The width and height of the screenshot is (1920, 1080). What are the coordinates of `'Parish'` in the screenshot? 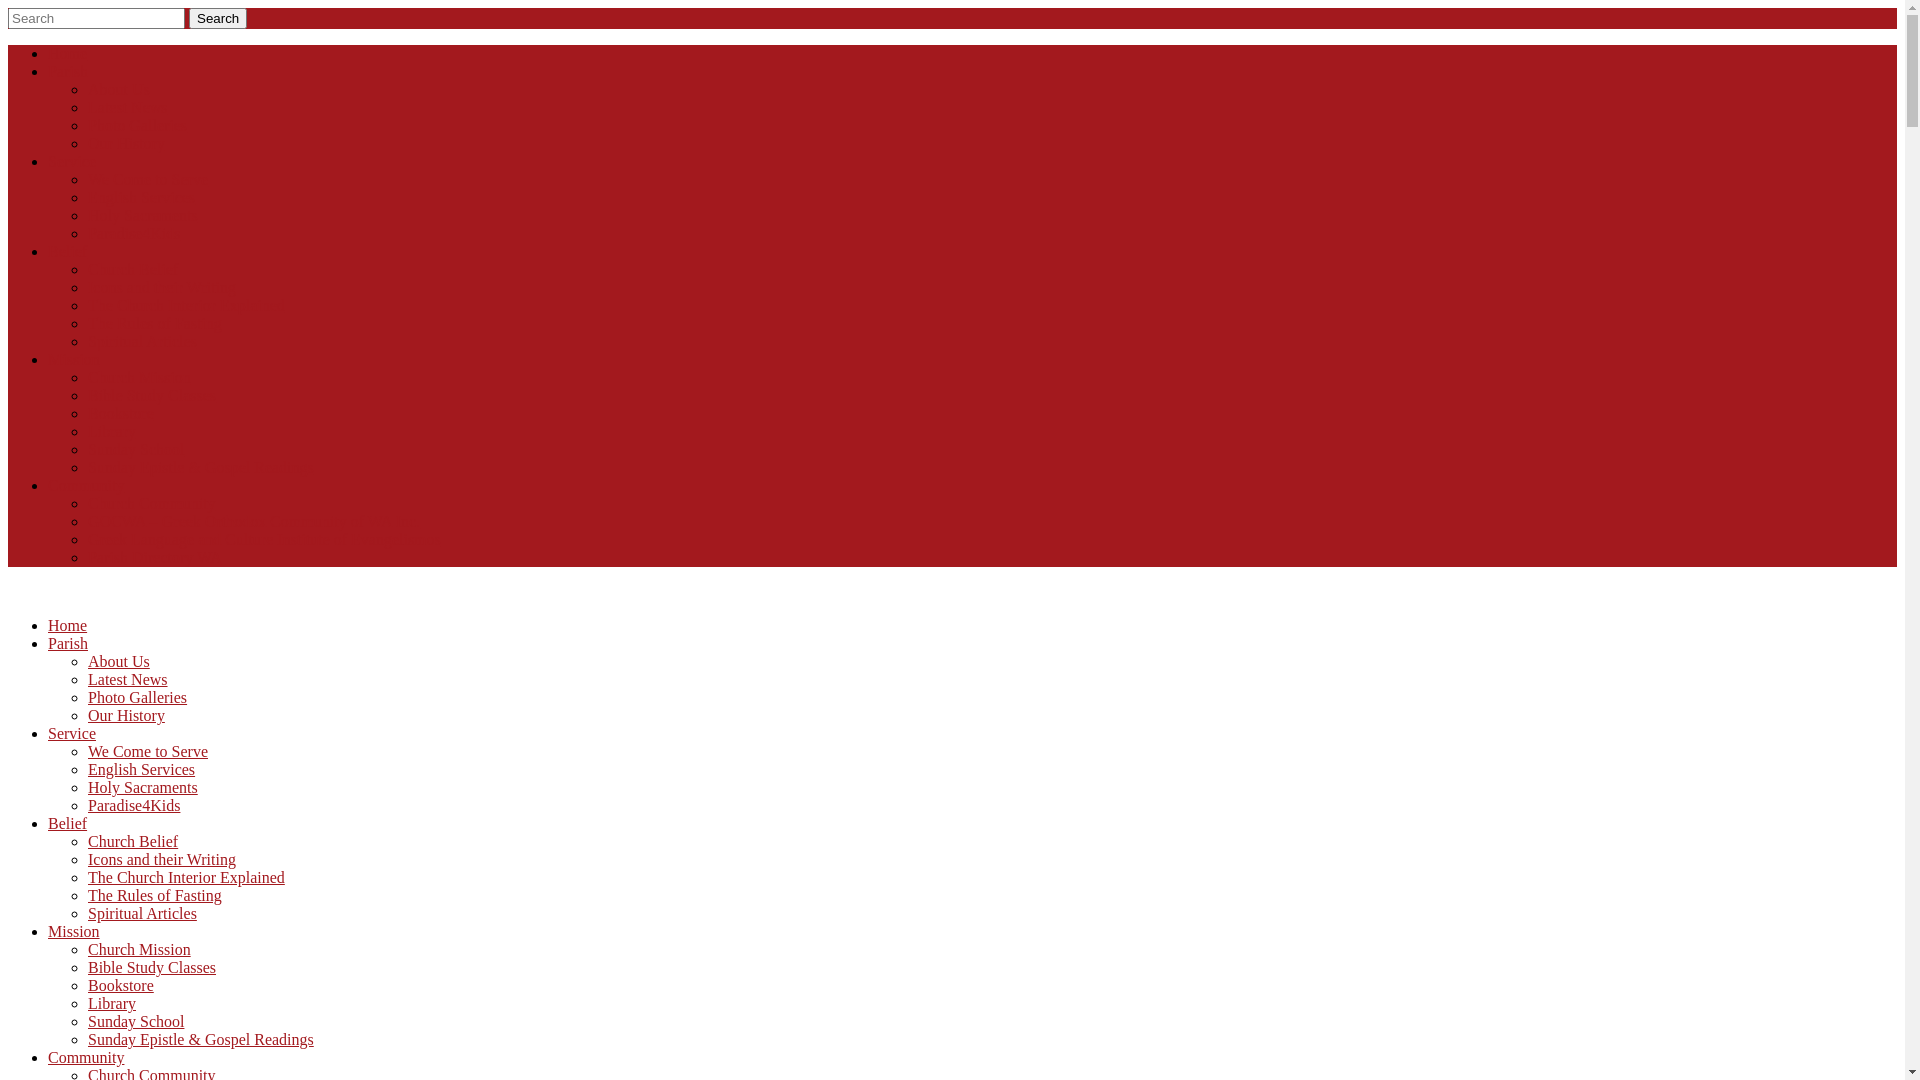 It's located at (48, 643).